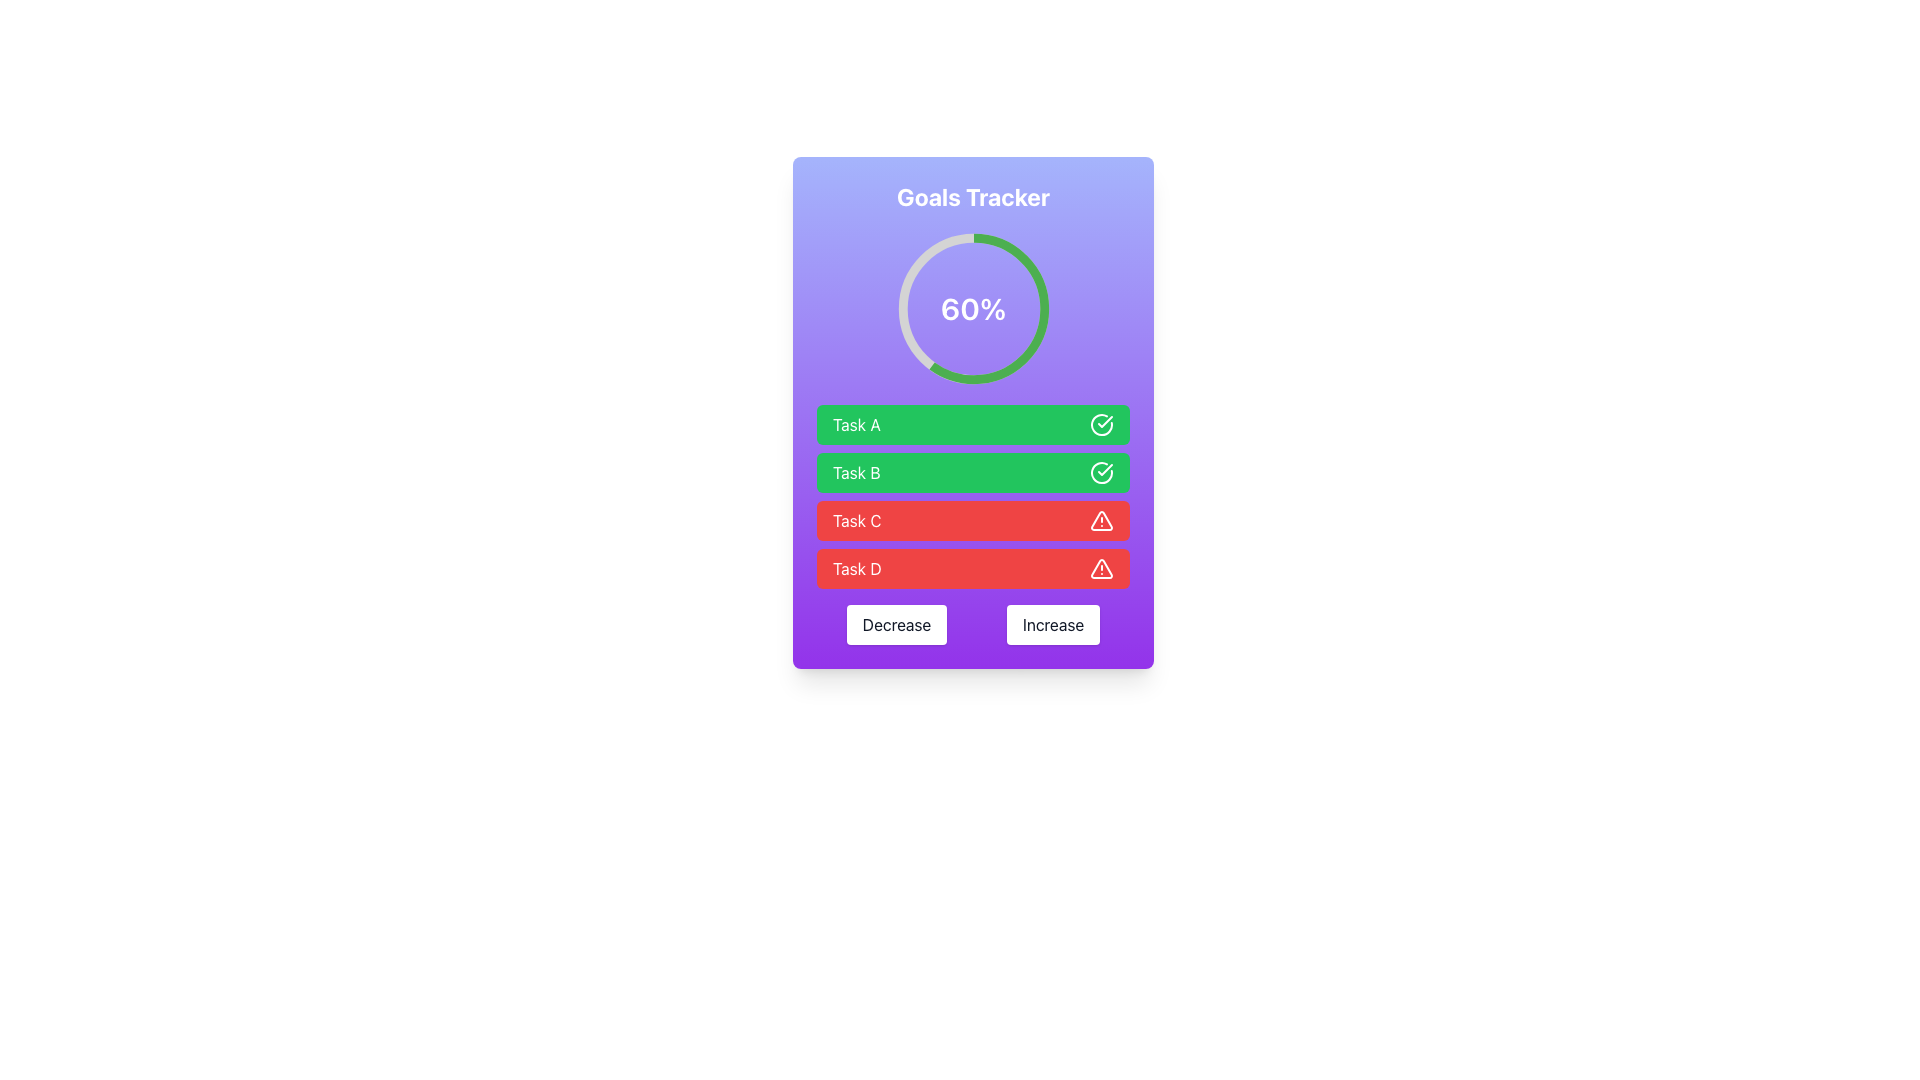 The width and height of the screenshot is (1920, 1080). What do you see at coordinates (856, 473) in the screenshot?
I see `the 'Task B' text label, which displays 'Task B' in white text on a green background, positioned beneath the 'Task A' label` at bounding box center [856, 473].